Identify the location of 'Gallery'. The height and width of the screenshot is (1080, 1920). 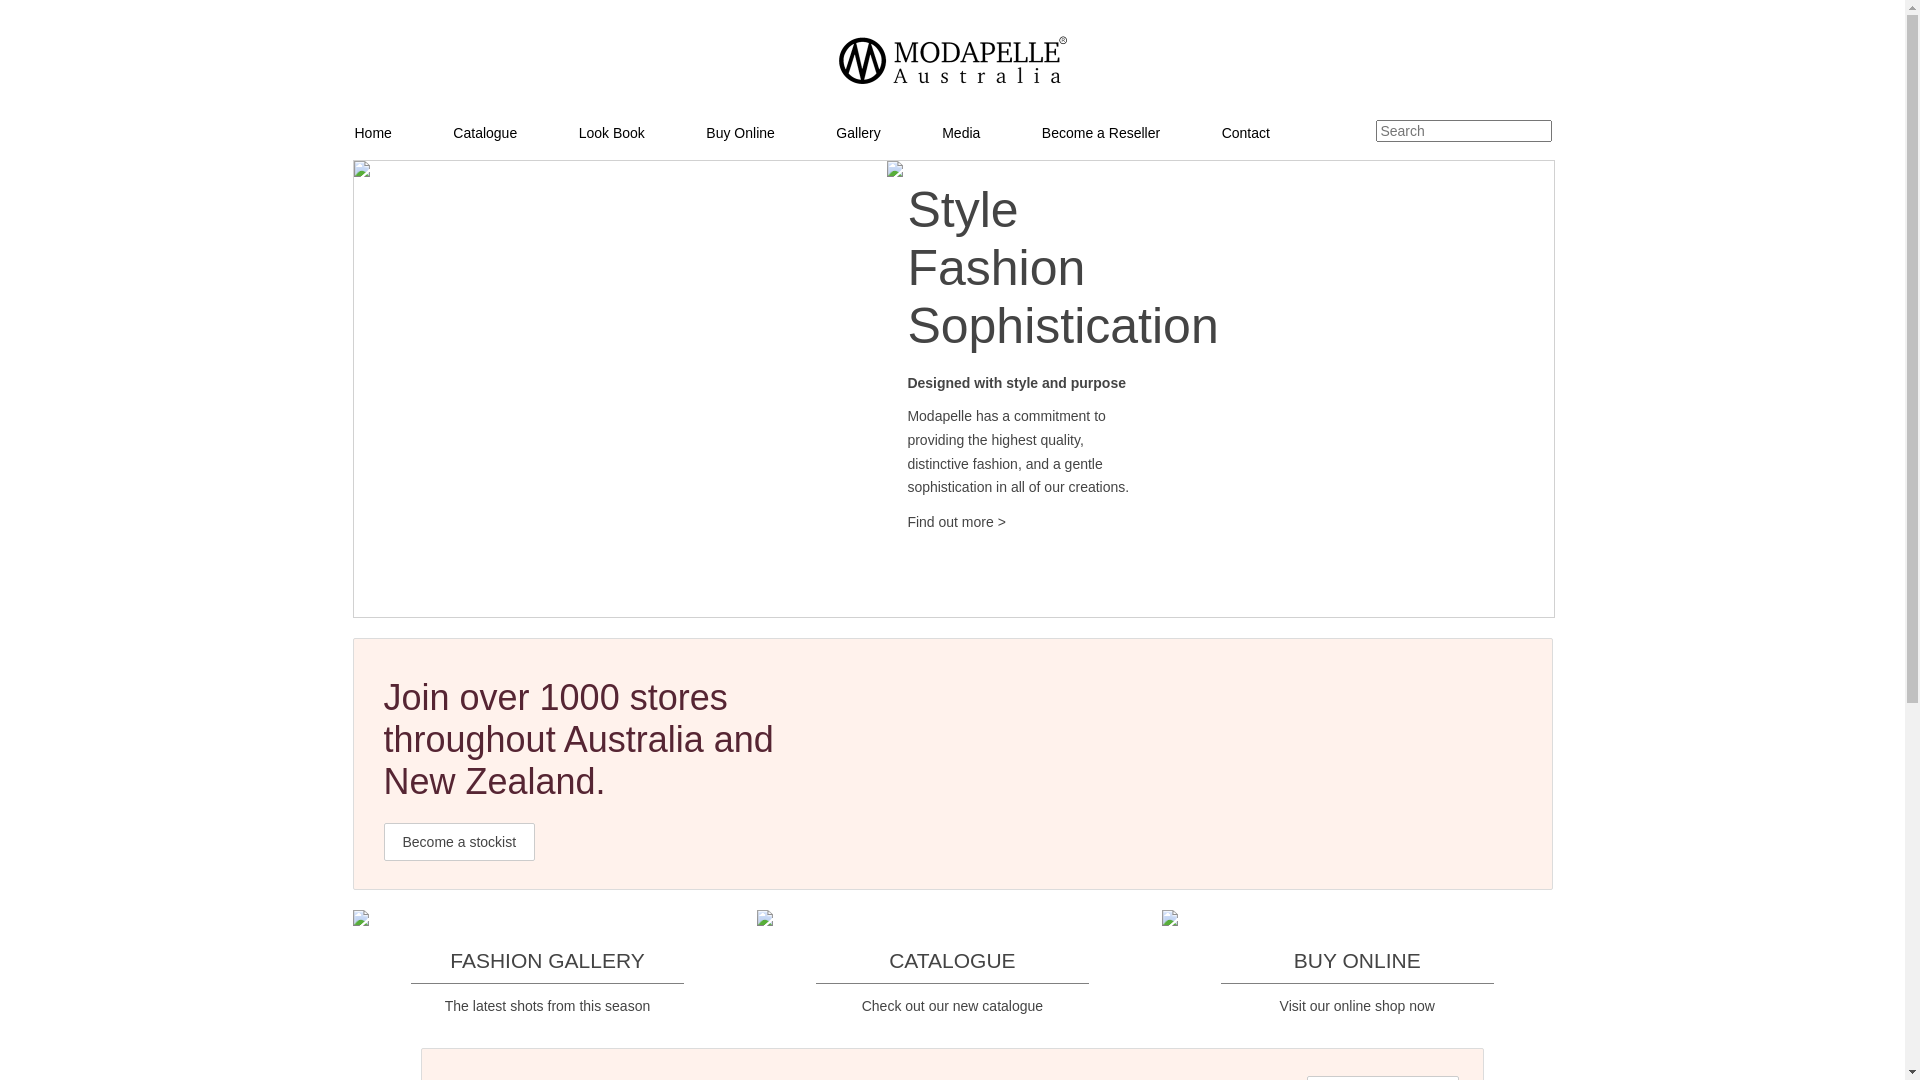
(835, 132).